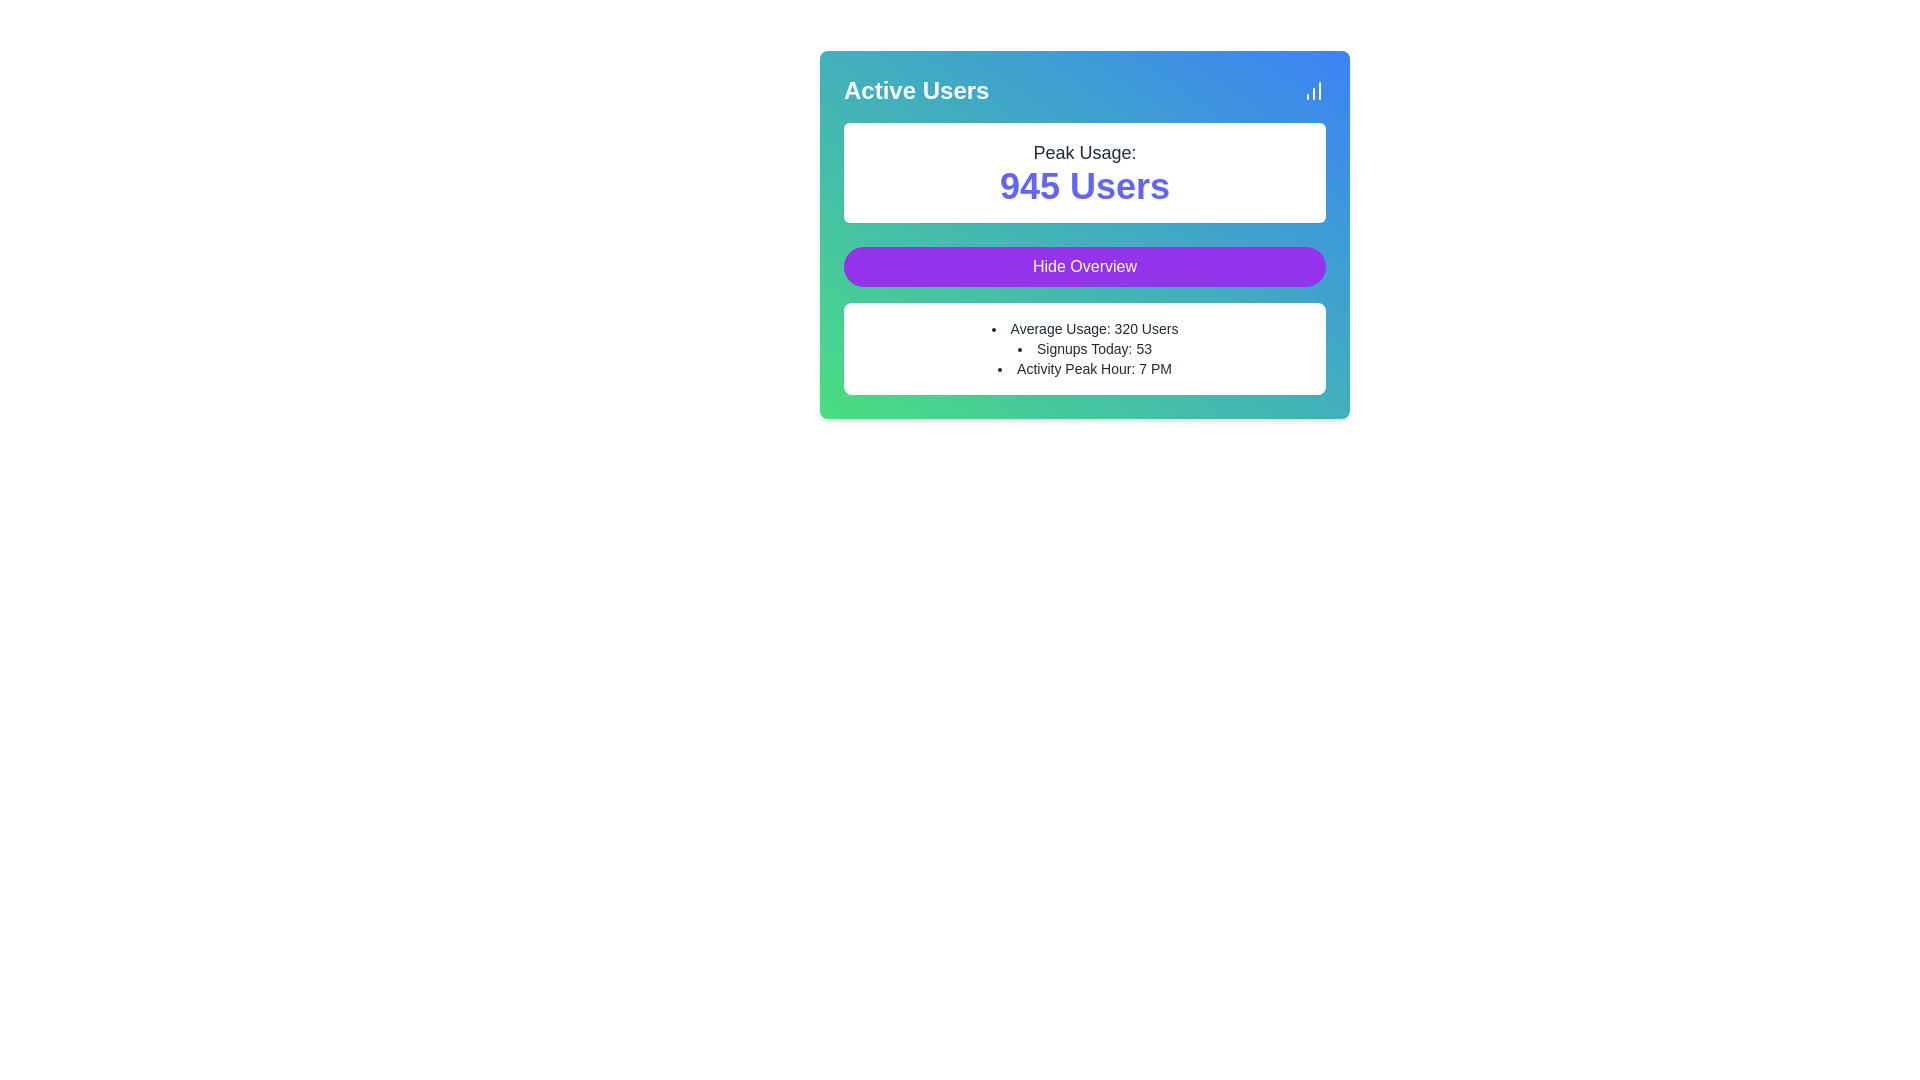  Describe the element at coordinates (1083, 172) in the screenshot. I see `the Data display panel that shows 'Peak Usage:' followed by '945 Users' in indigo color, located centrally below the 'Active Users' title and above the 'Hide Overview' button` at that location.